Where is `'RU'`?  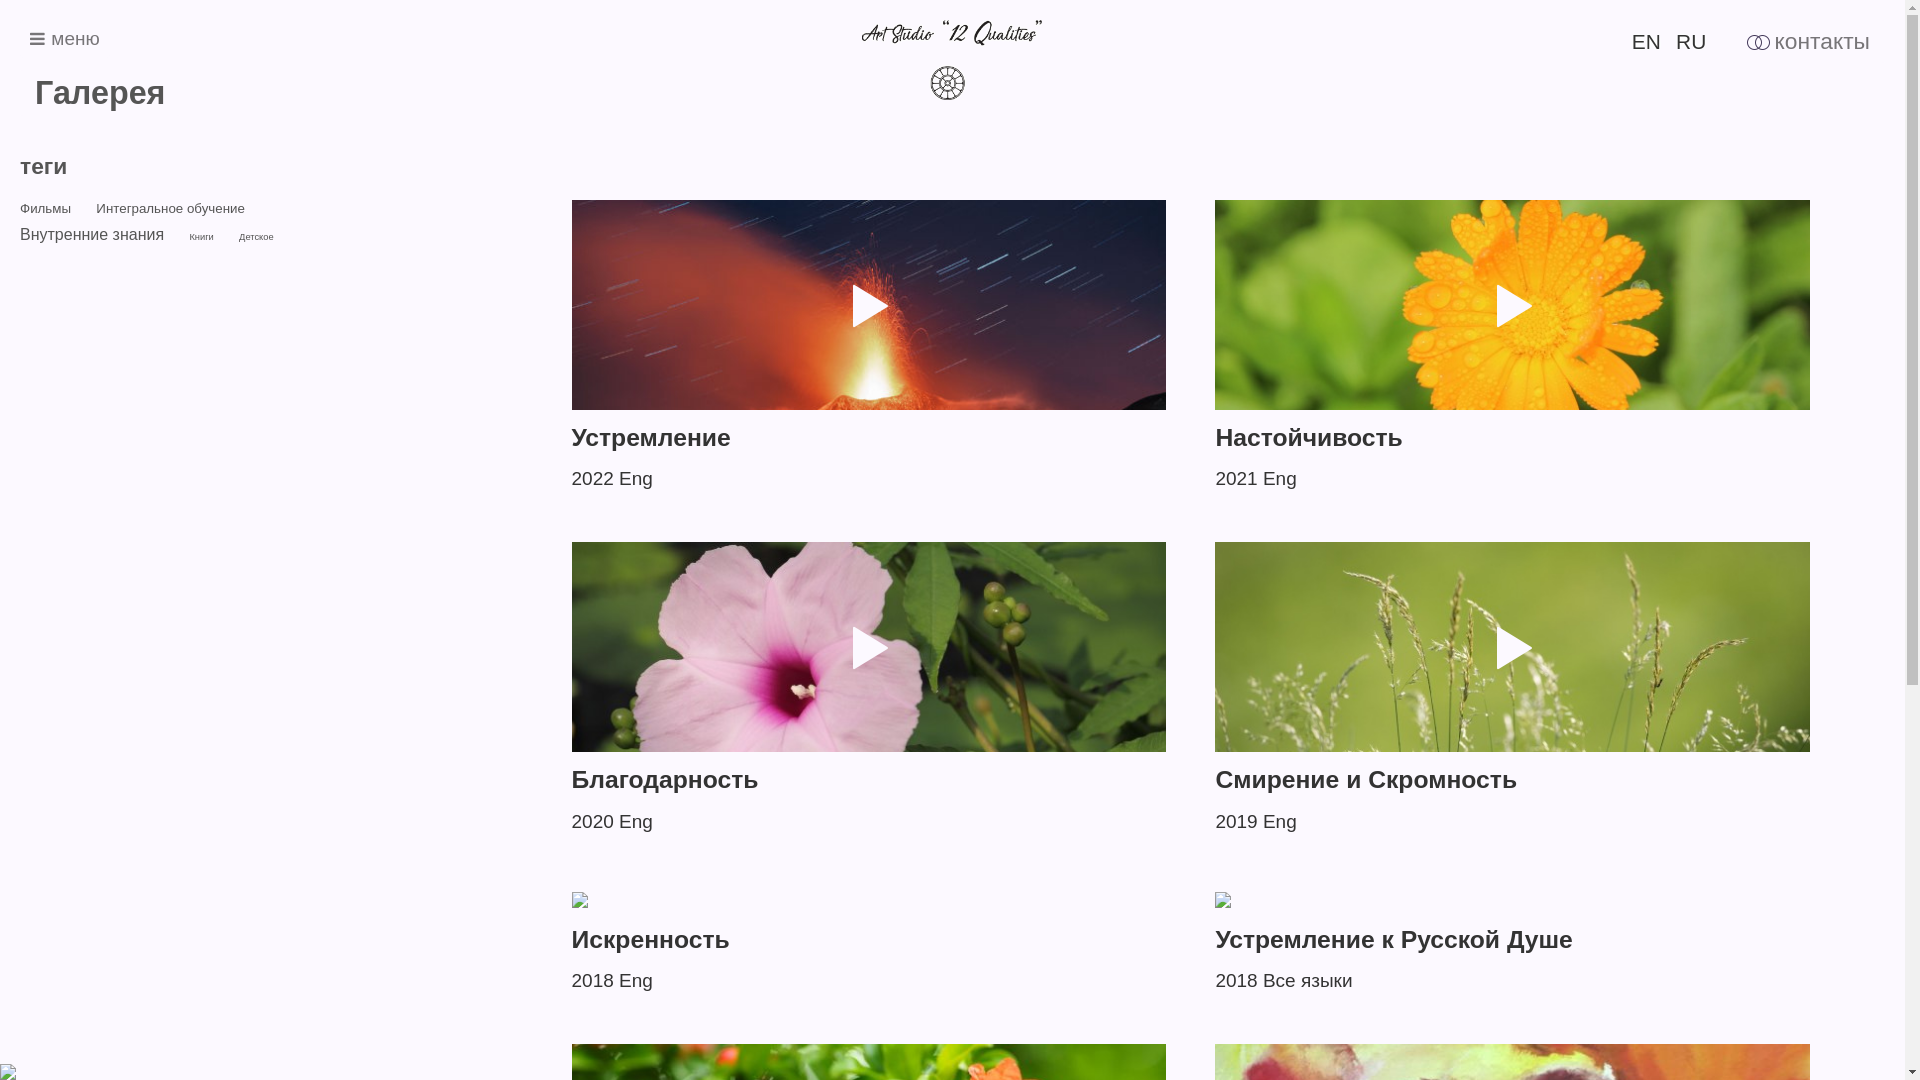 'RU' is located at coordinates (1689, 41).